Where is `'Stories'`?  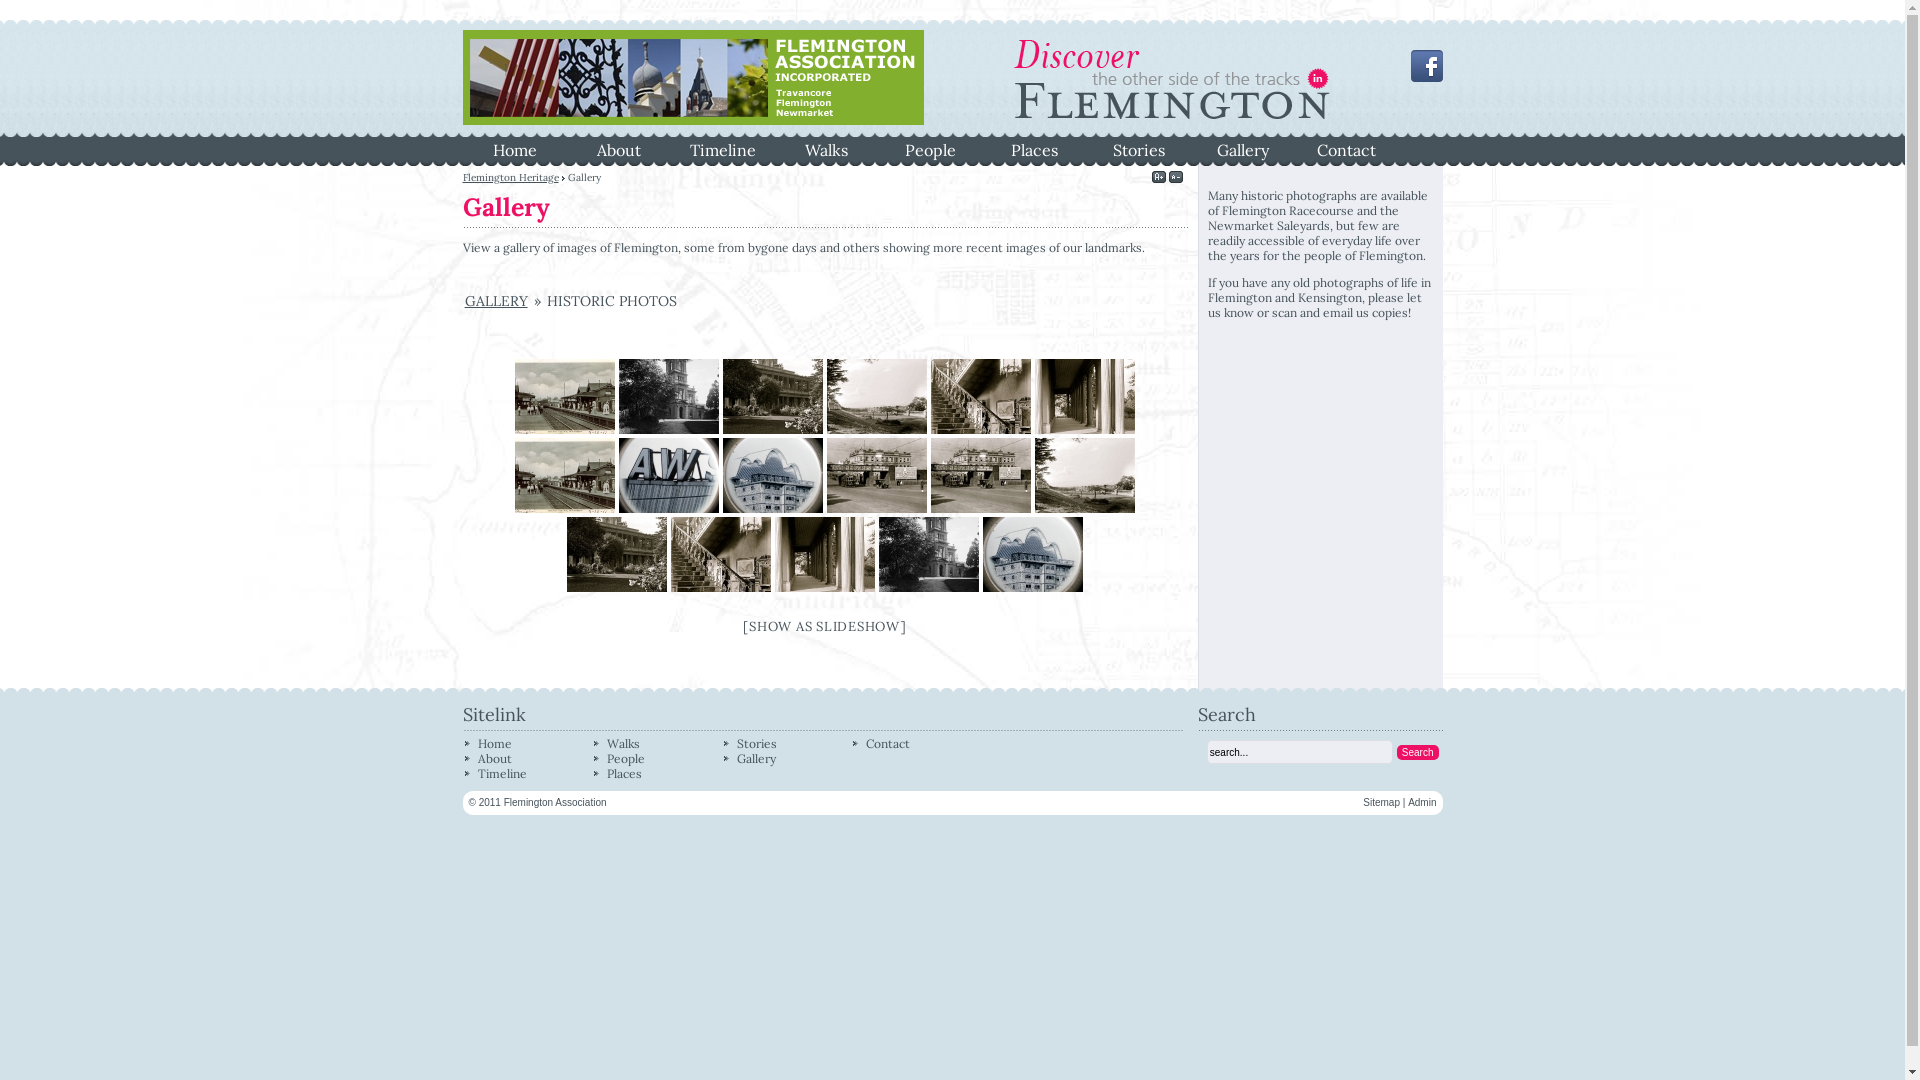
'Stories' is located at coordinates (756, 743).